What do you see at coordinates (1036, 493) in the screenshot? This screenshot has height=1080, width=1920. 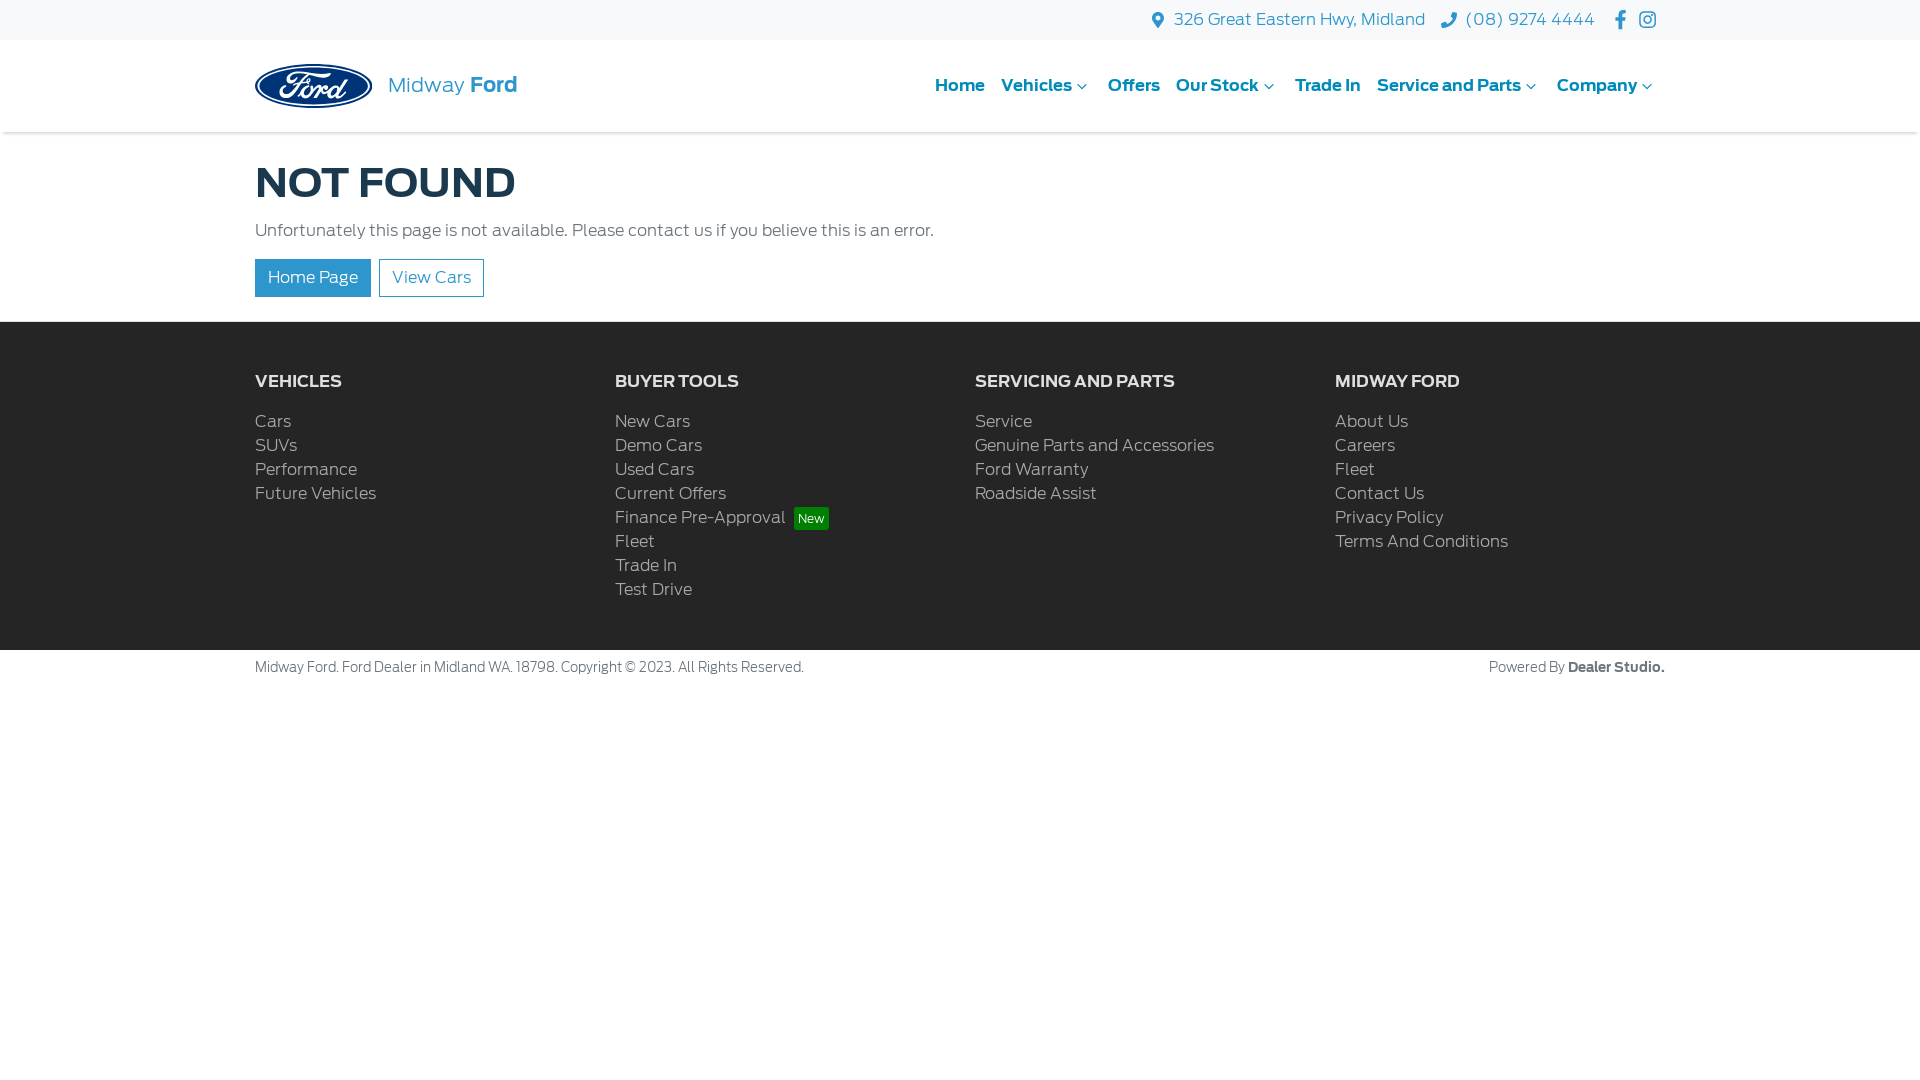 I see `'Roadside Assist'` at bounding box center [1036, 493].